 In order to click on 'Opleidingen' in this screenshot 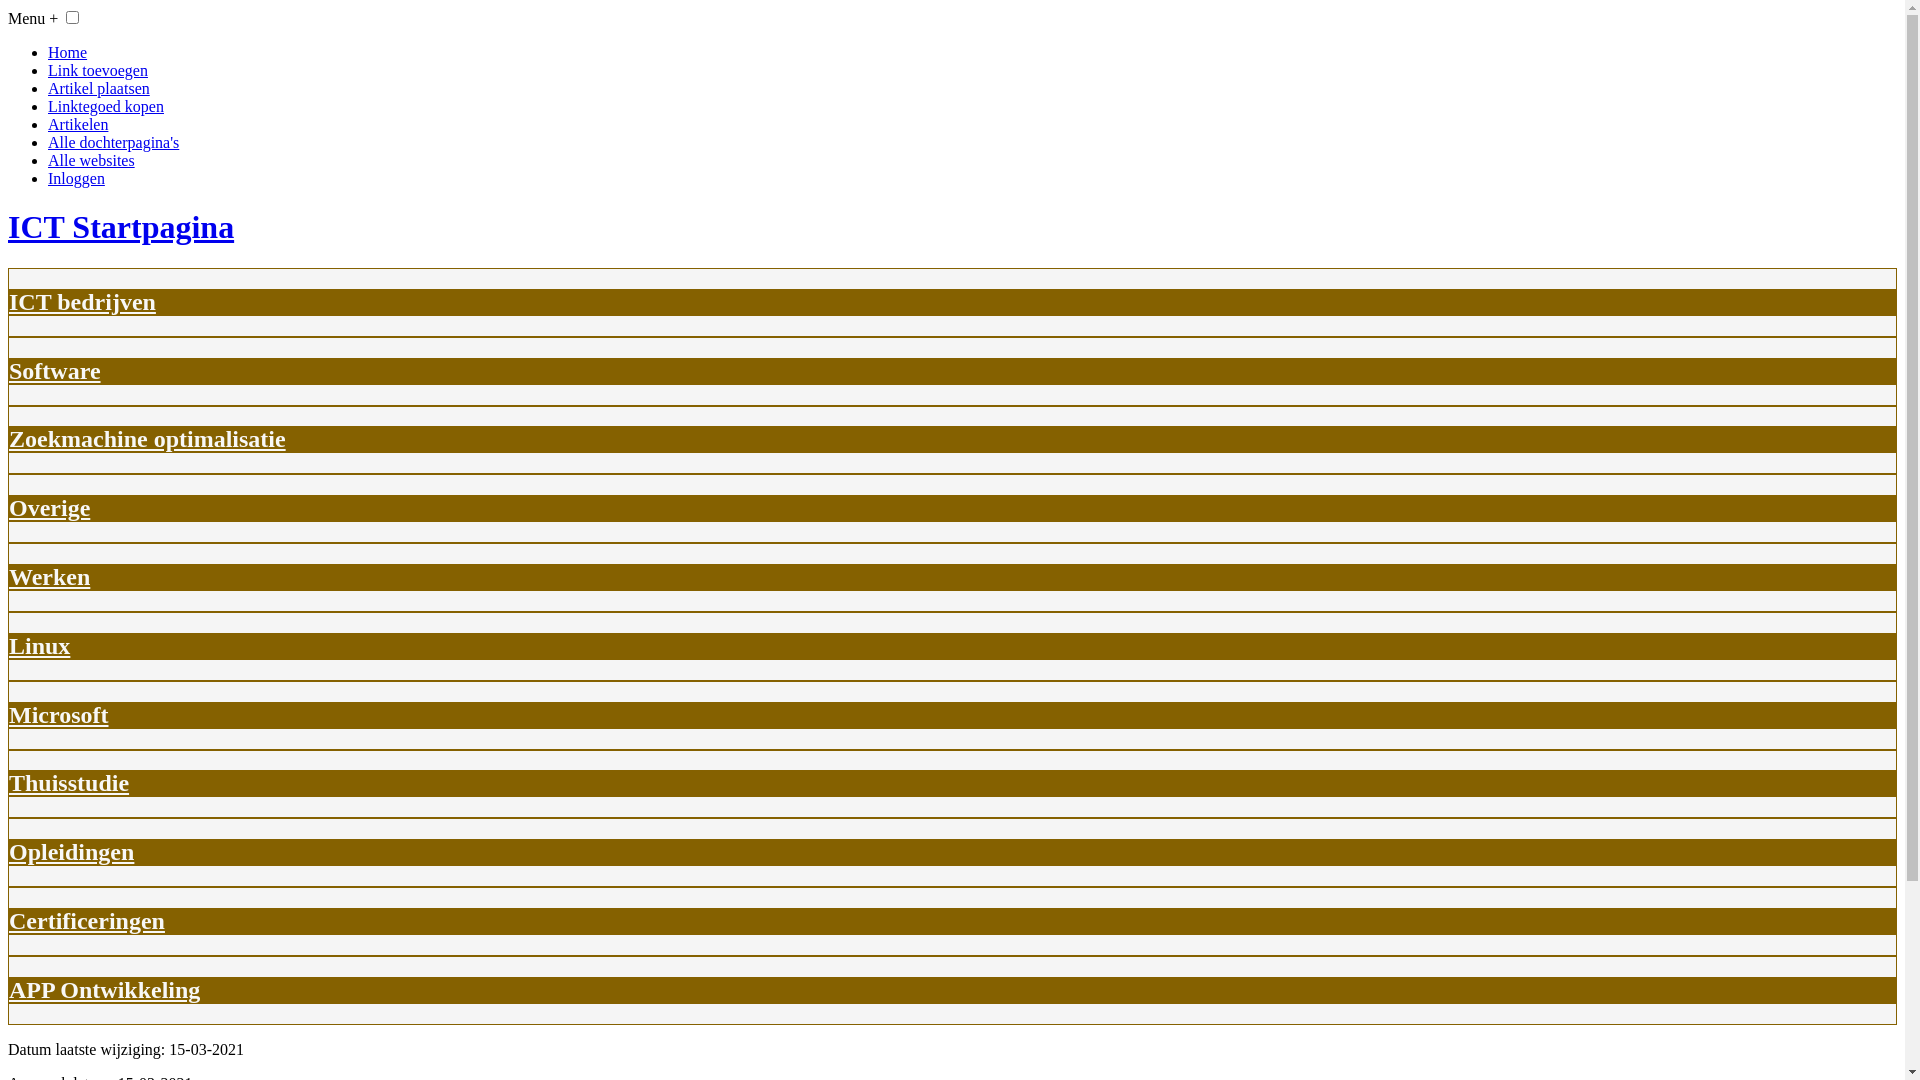, I will do `click(71, 852)`.